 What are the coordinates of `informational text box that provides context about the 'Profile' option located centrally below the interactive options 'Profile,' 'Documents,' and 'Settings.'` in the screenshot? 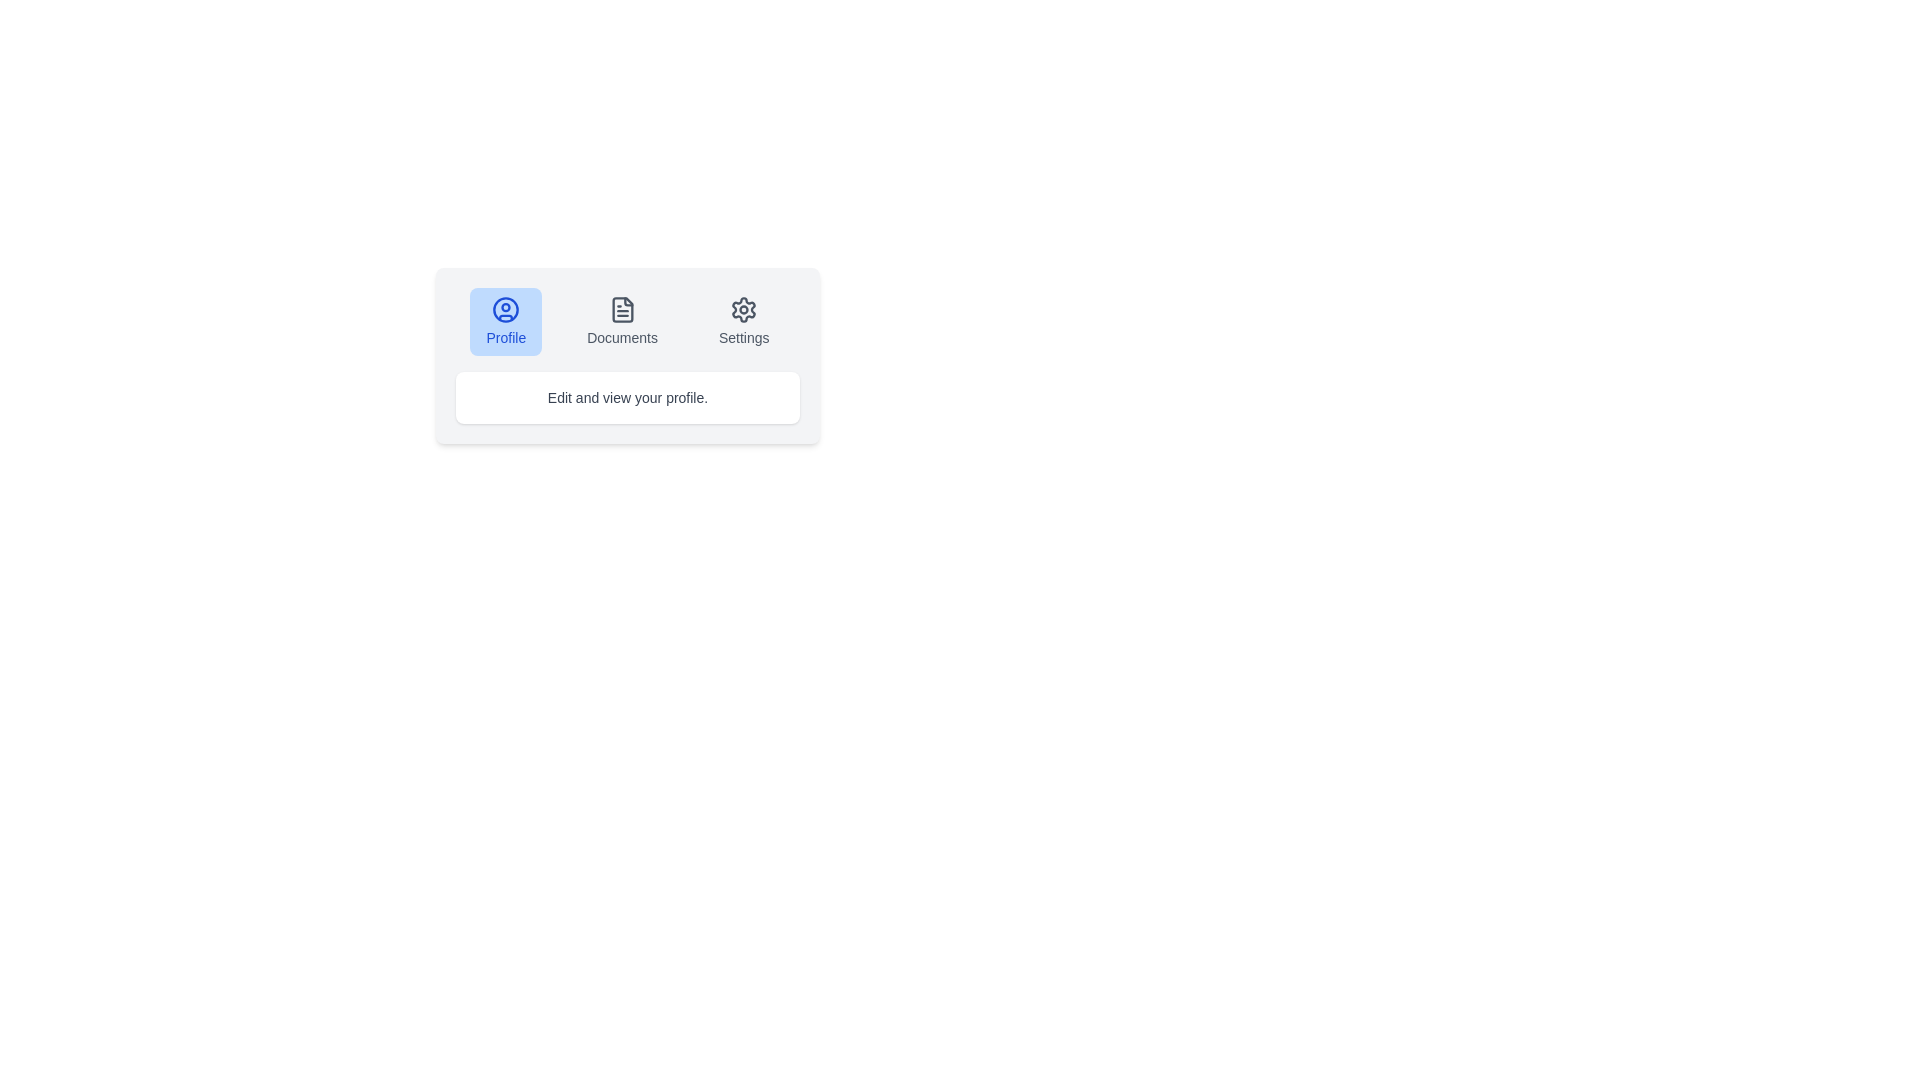 It's located at (627, 397).